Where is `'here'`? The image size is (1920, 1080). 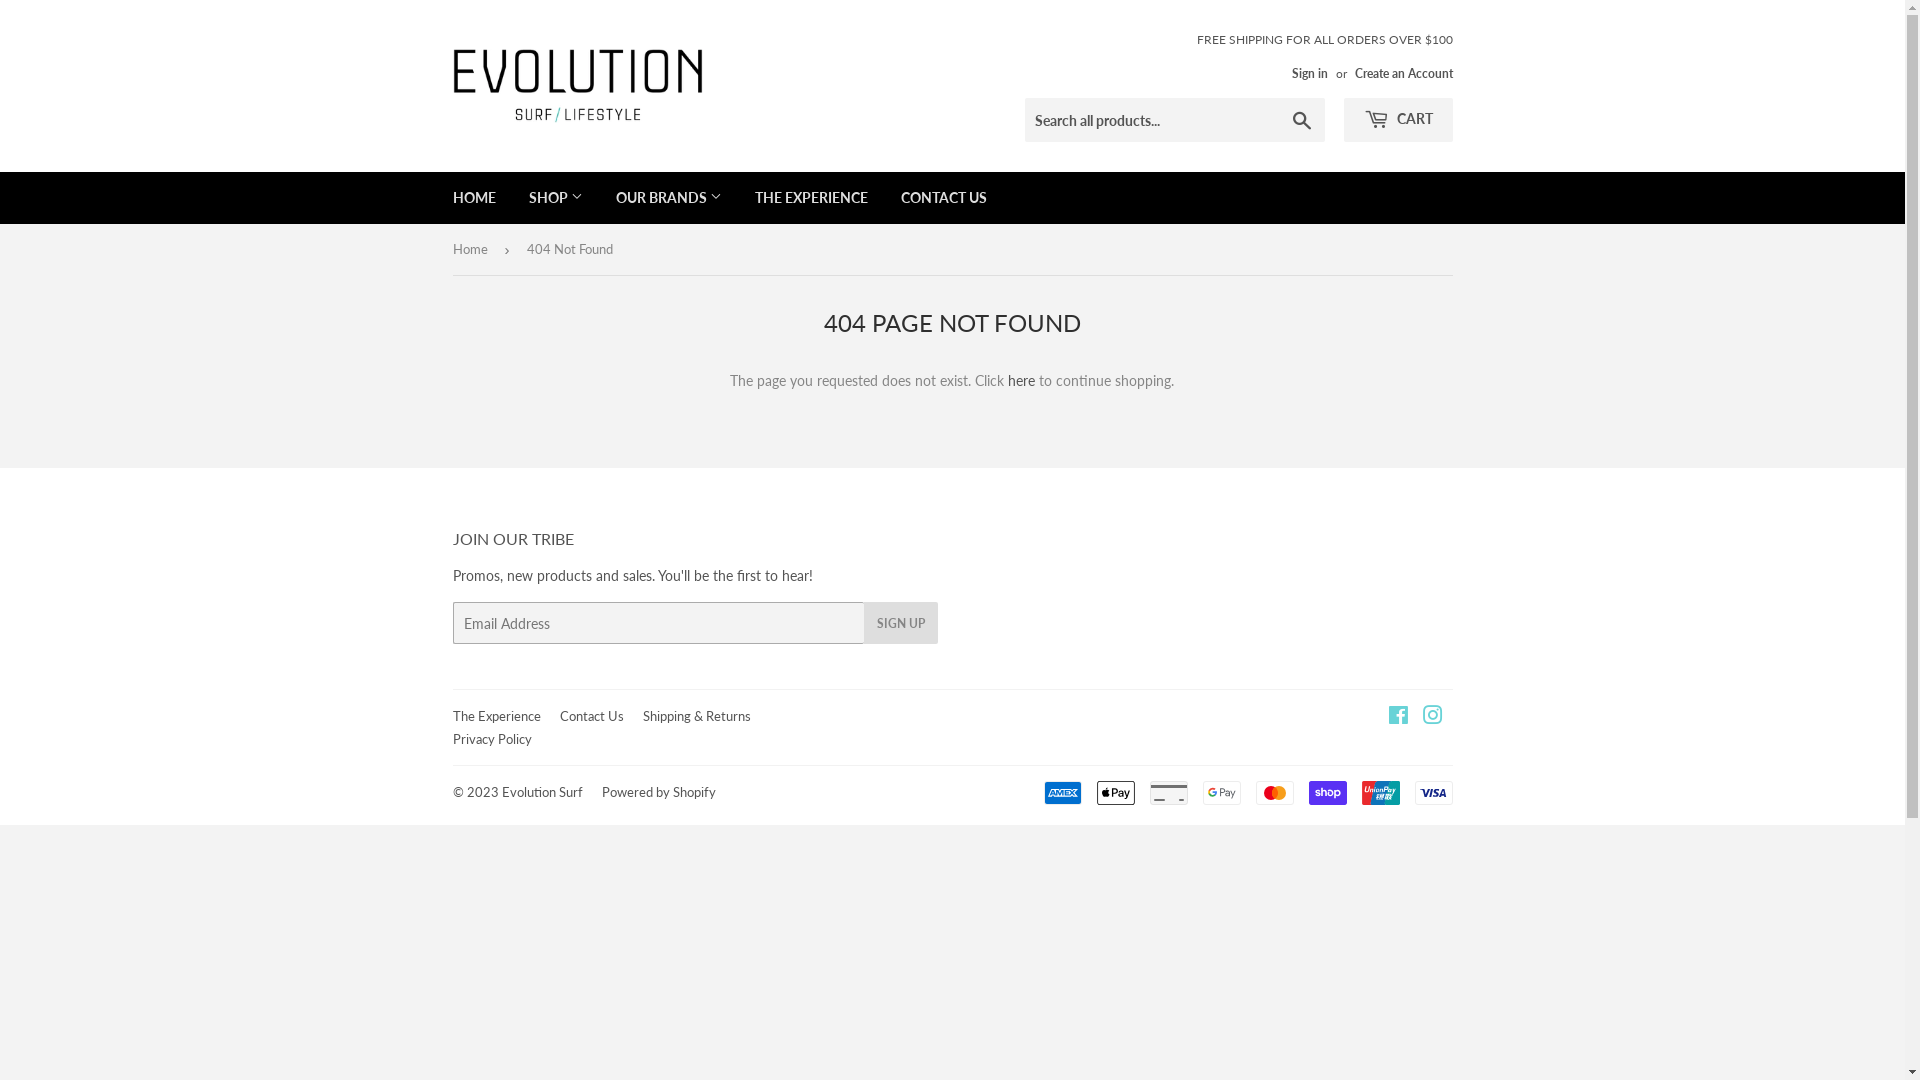
'here' is located at coordinates (1021, 380).